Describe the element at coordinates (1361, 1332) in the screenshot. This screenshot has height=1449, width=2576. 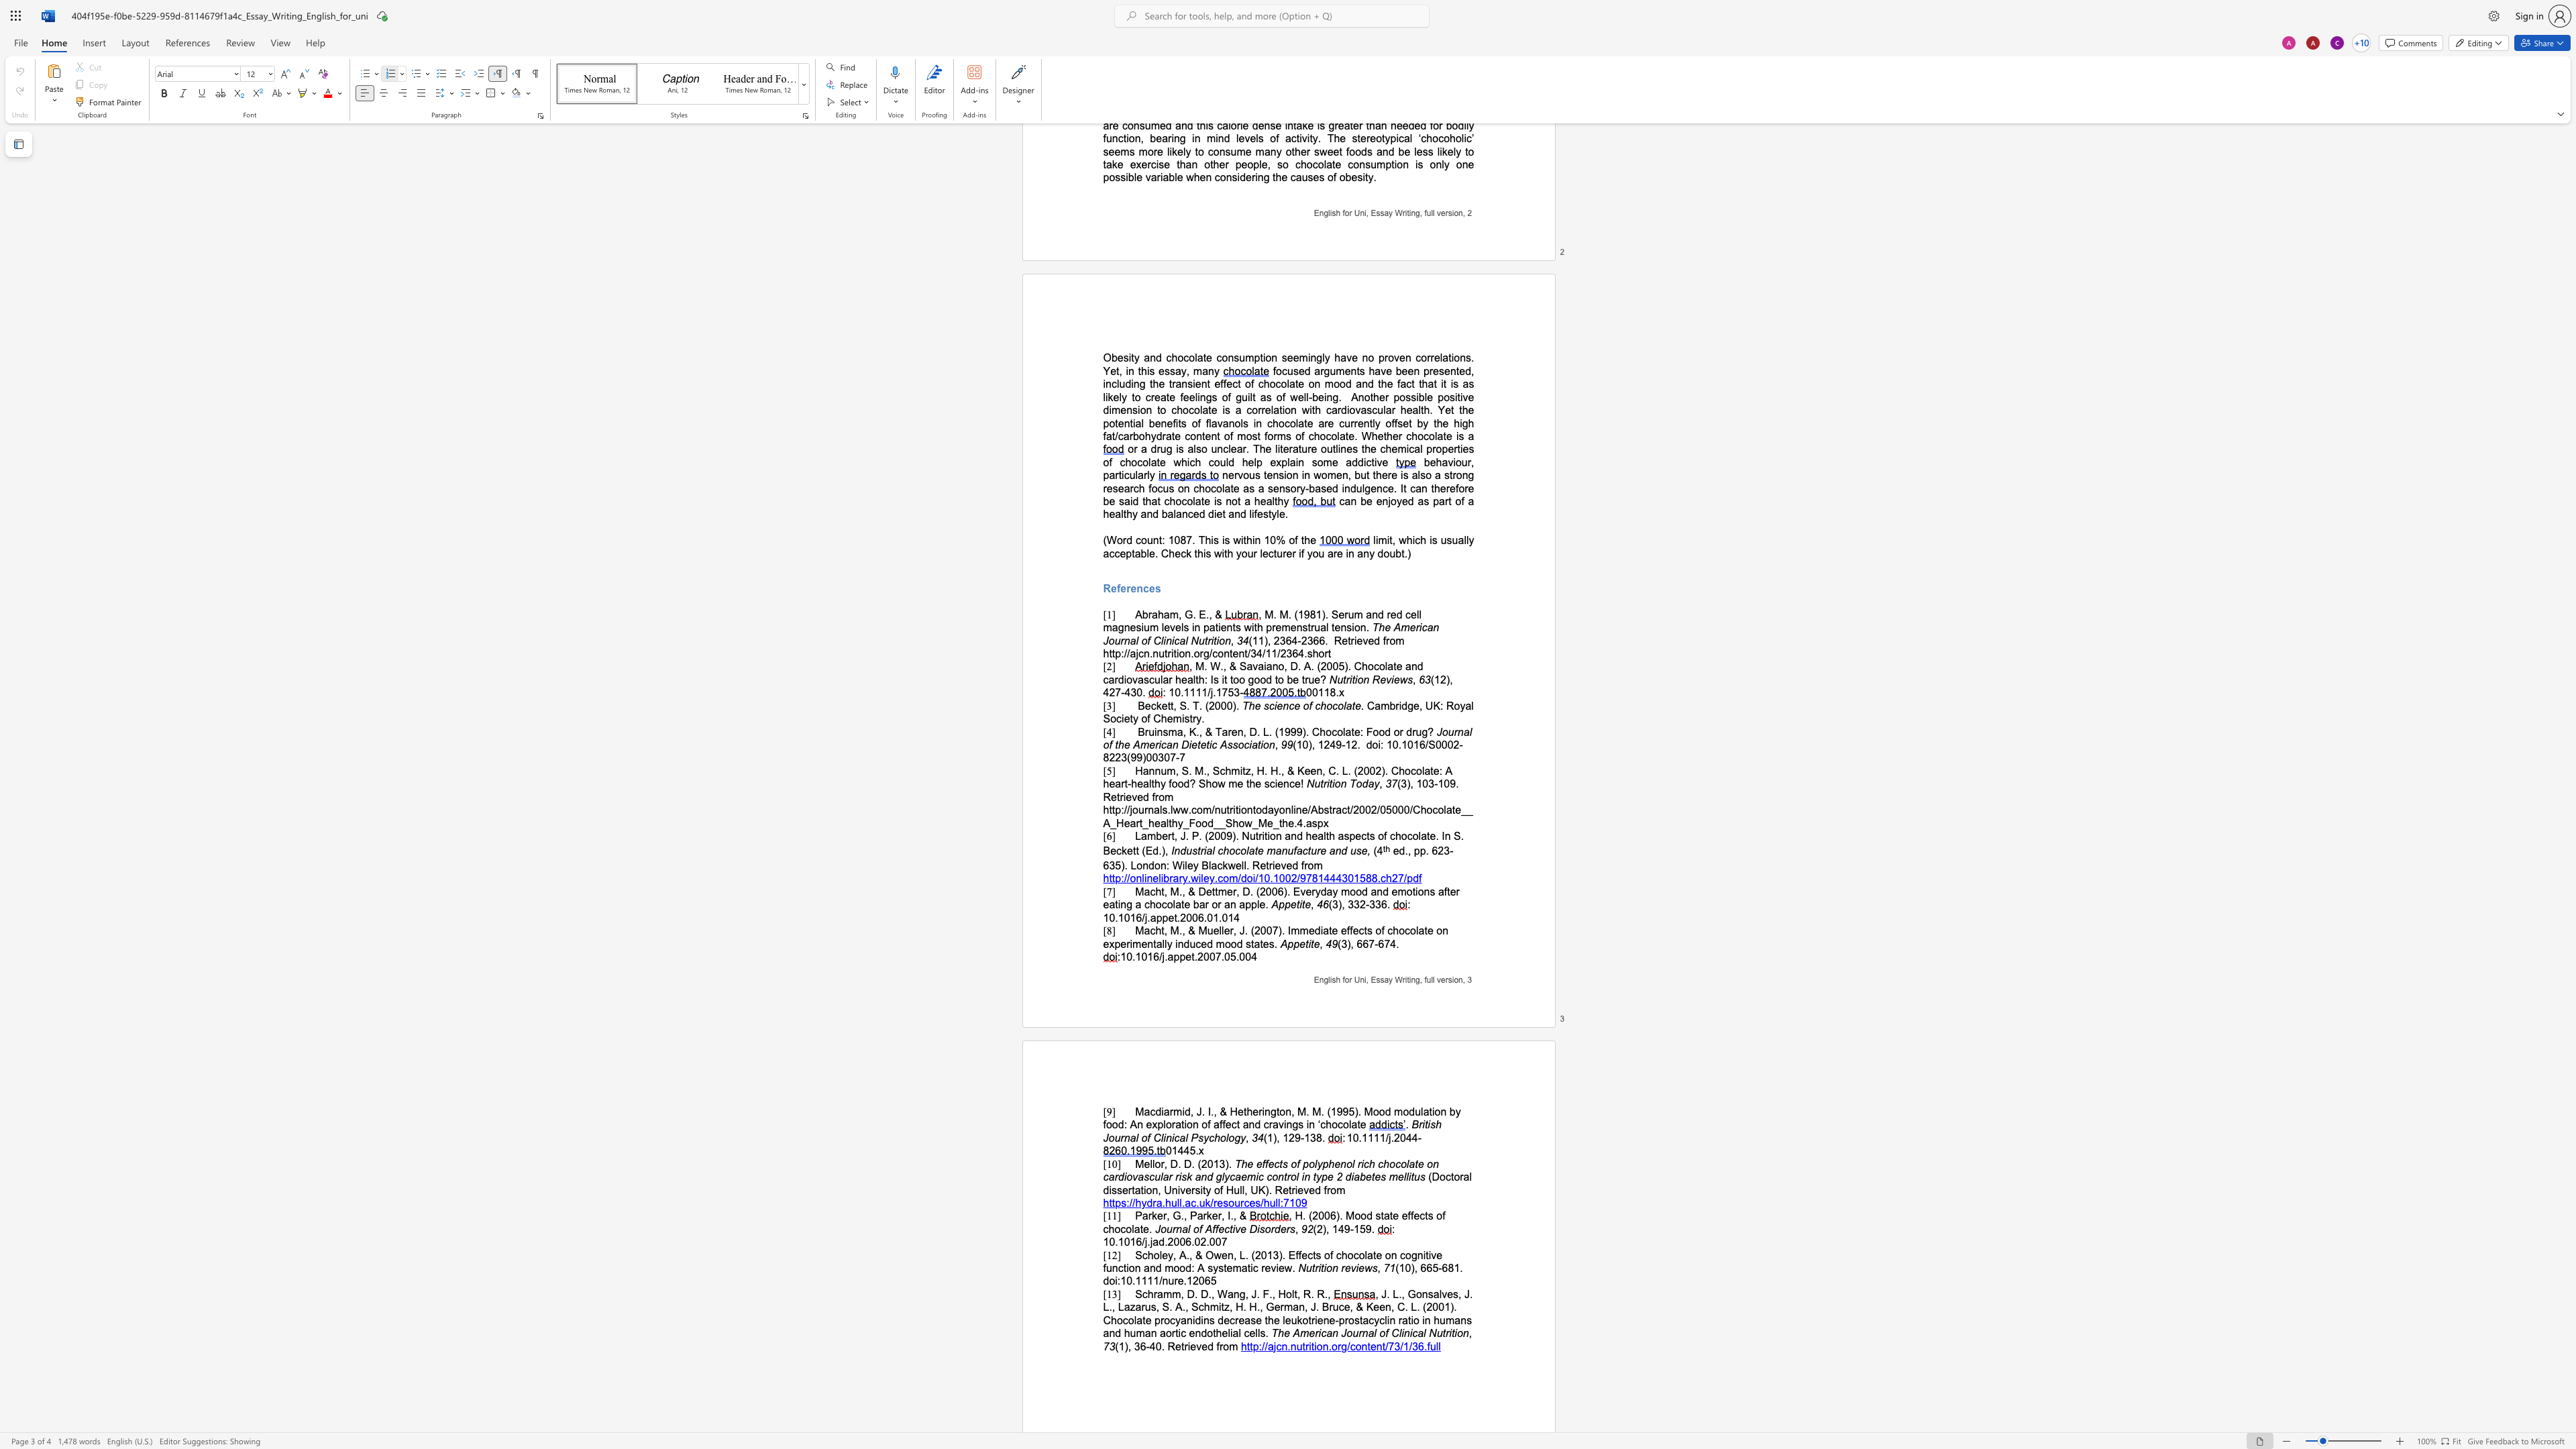
I see `the space between the continuous character "r" and "n" in the text` at that location.